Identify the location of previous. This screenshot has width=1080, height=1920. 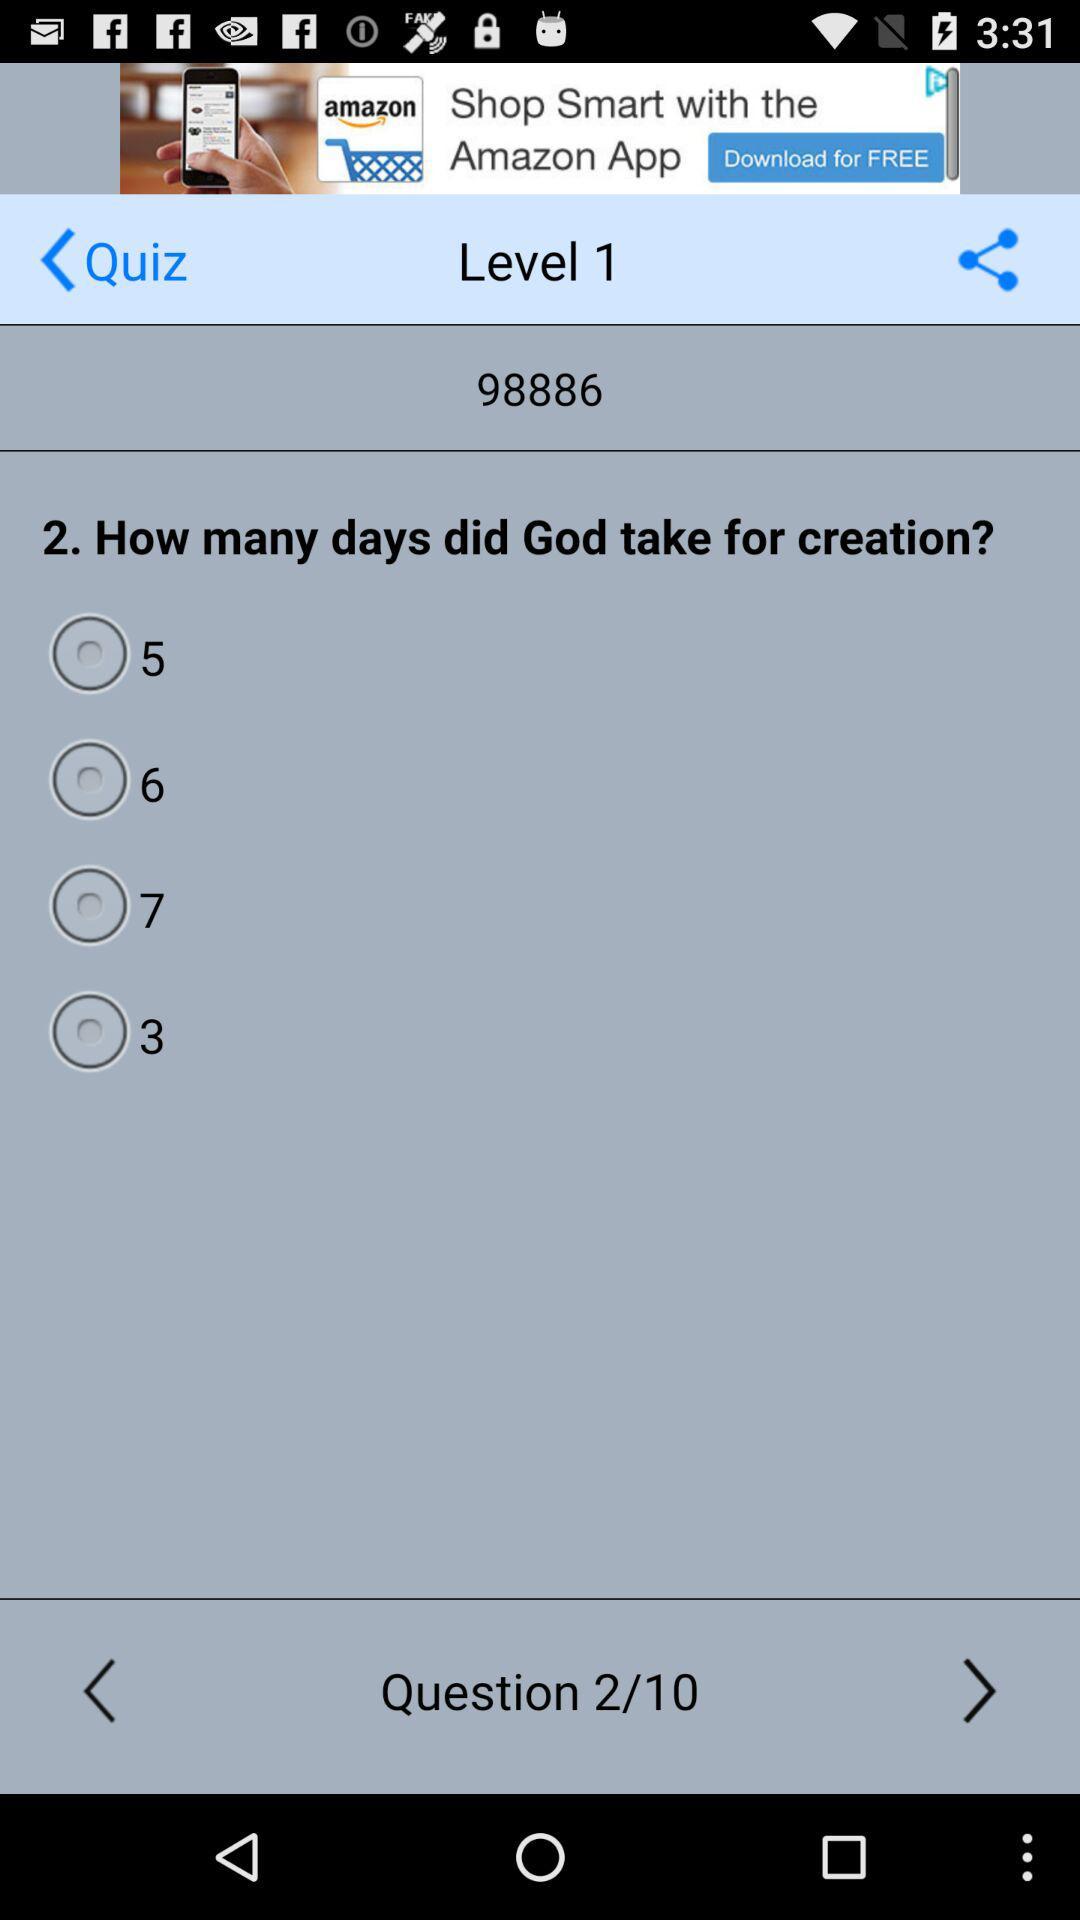
(56, 258).